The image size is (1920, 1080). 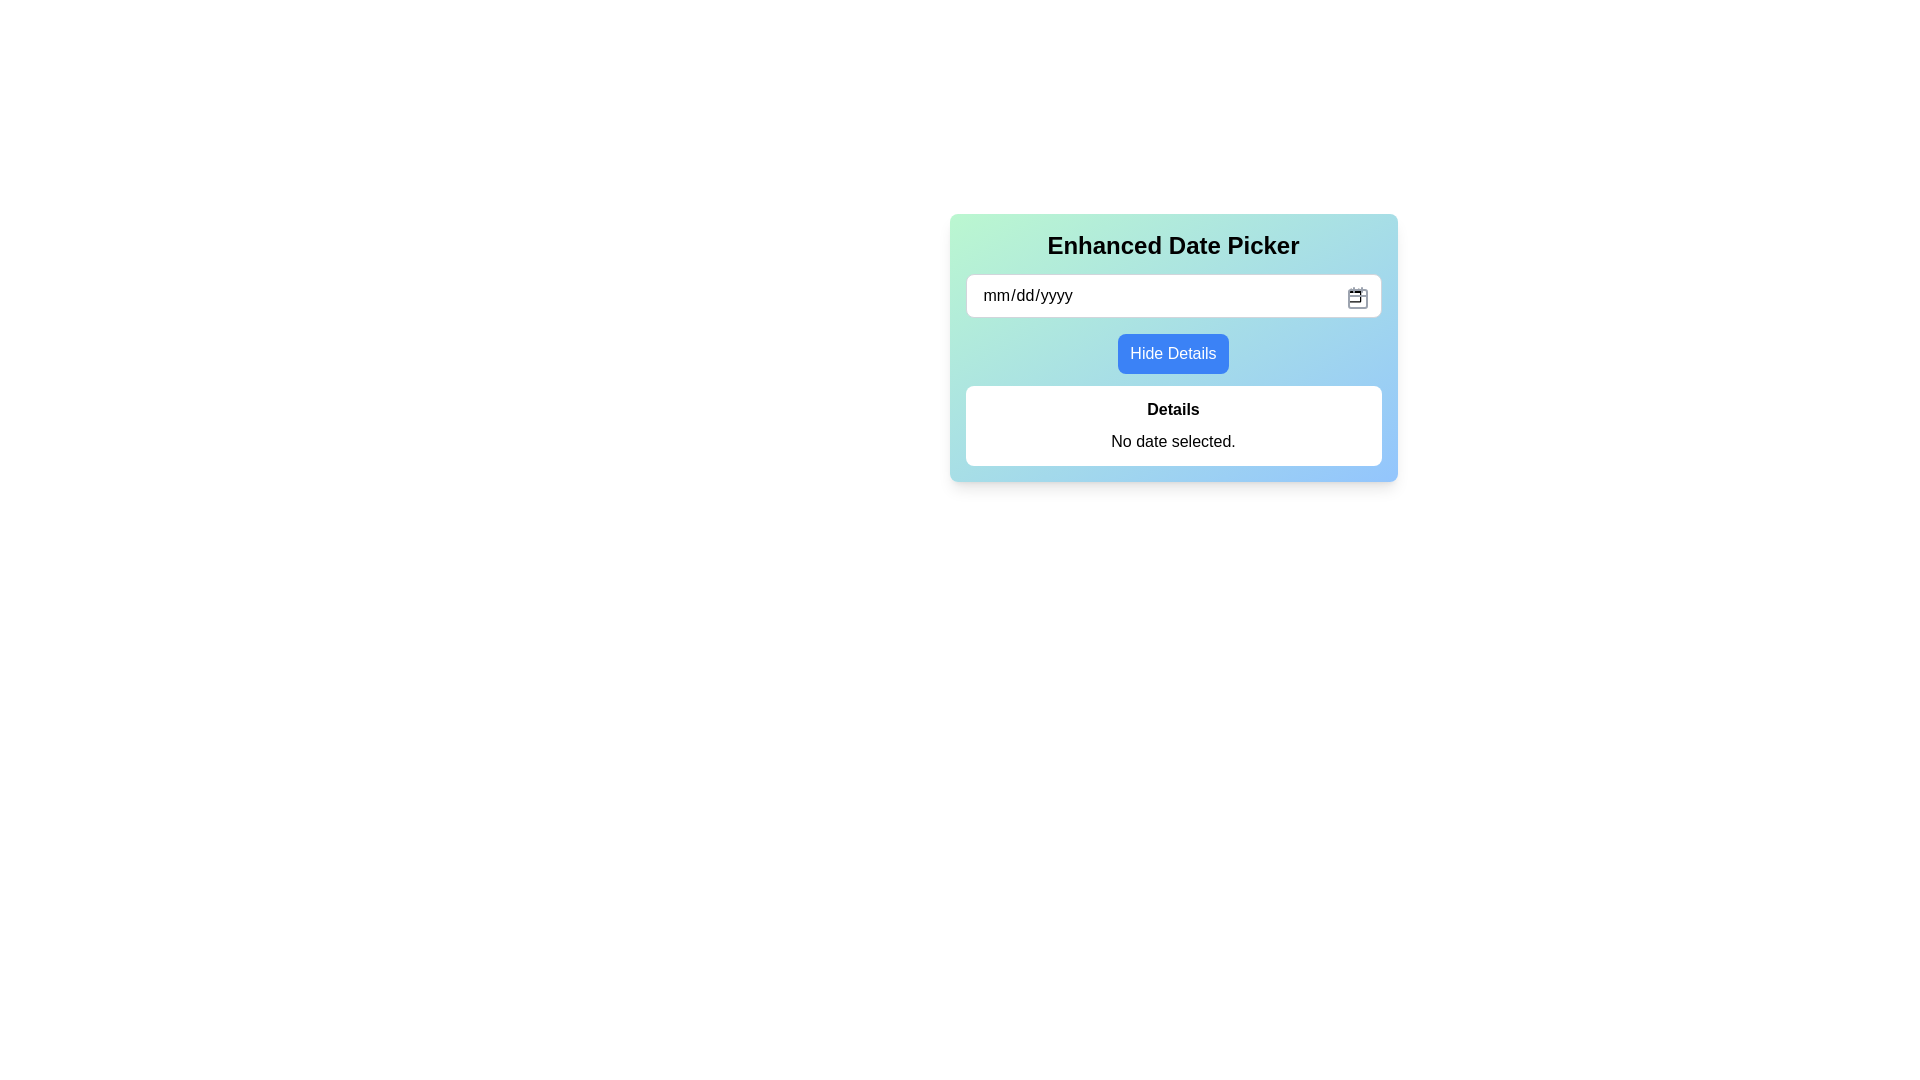 What do you see at coordinates (1173, 441) in the screenshot?
I see `text content of the Text Label displaying 'No date selected.' in black font, which is located beneath the 'Details' heading in a white rounded box` at bounding box center [1173, 441].